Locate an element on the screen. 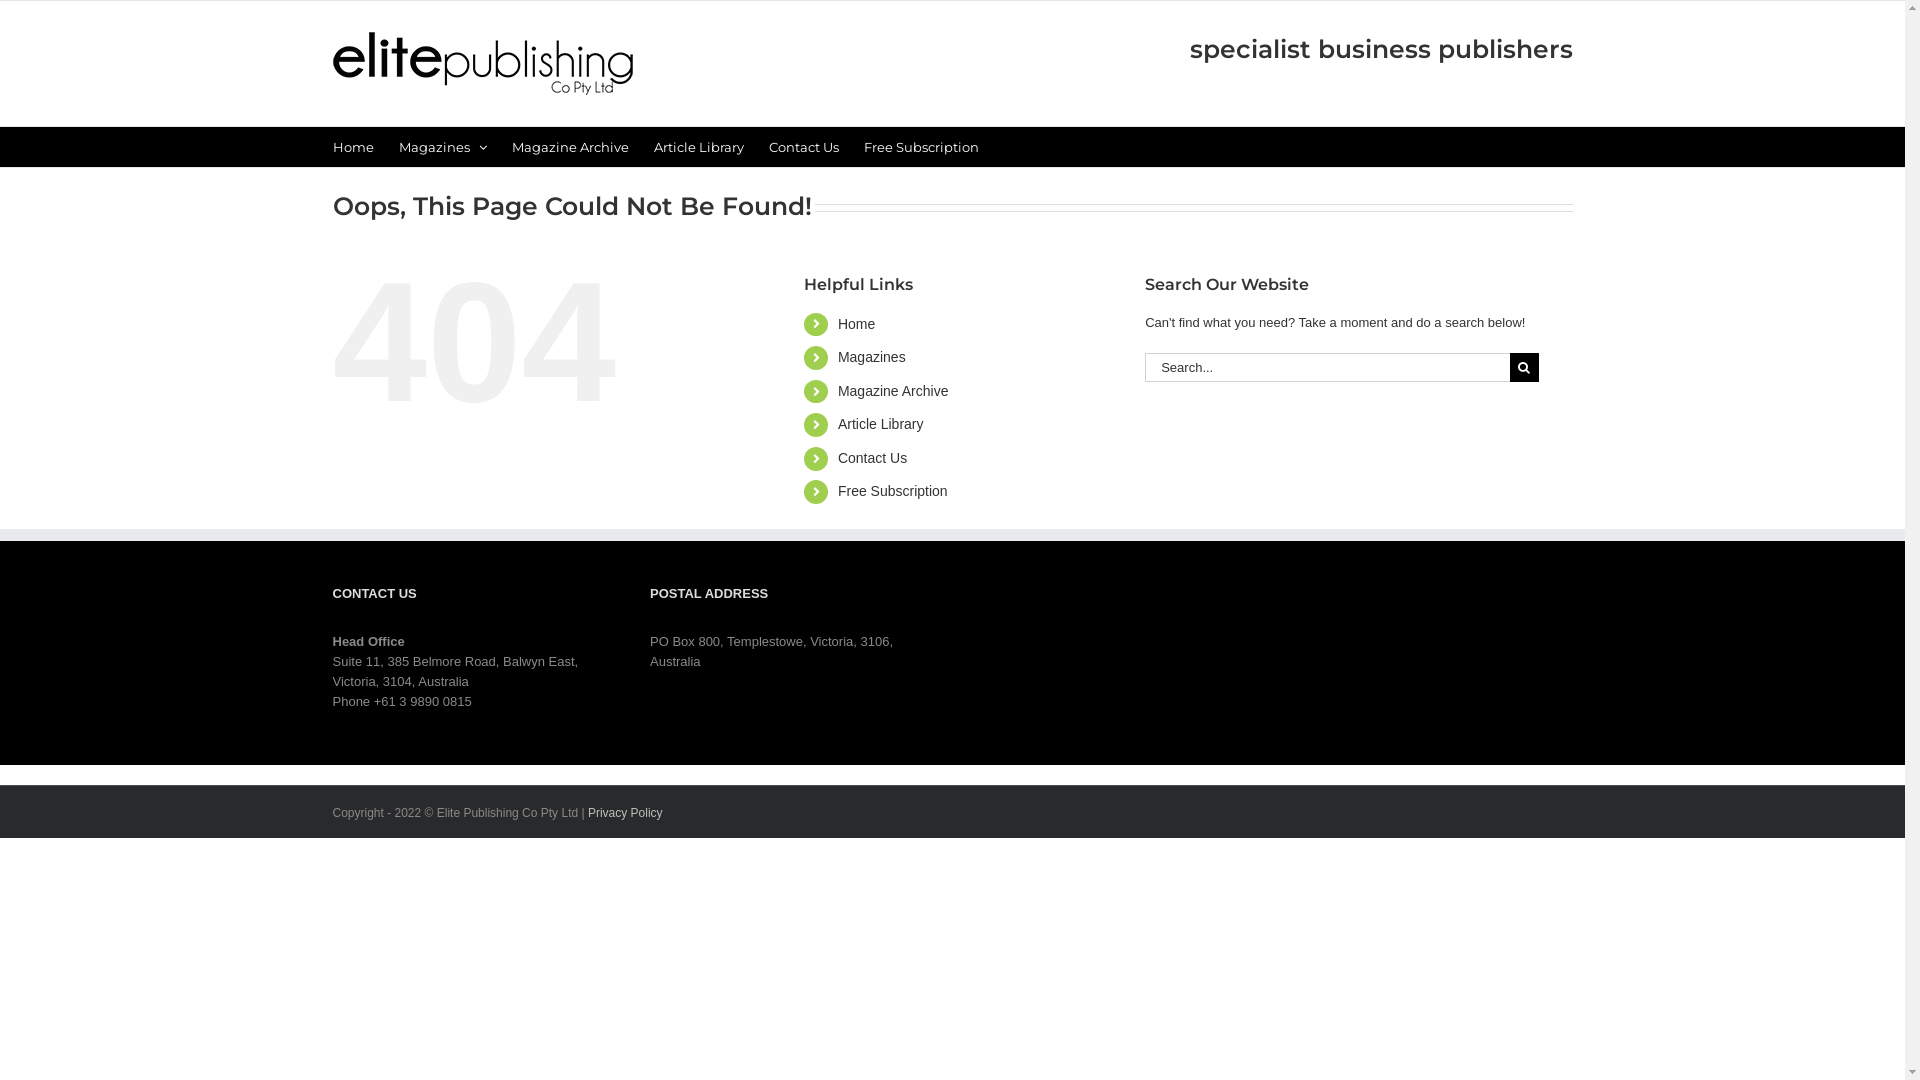  'Home' is located at coordinates (352, 145).